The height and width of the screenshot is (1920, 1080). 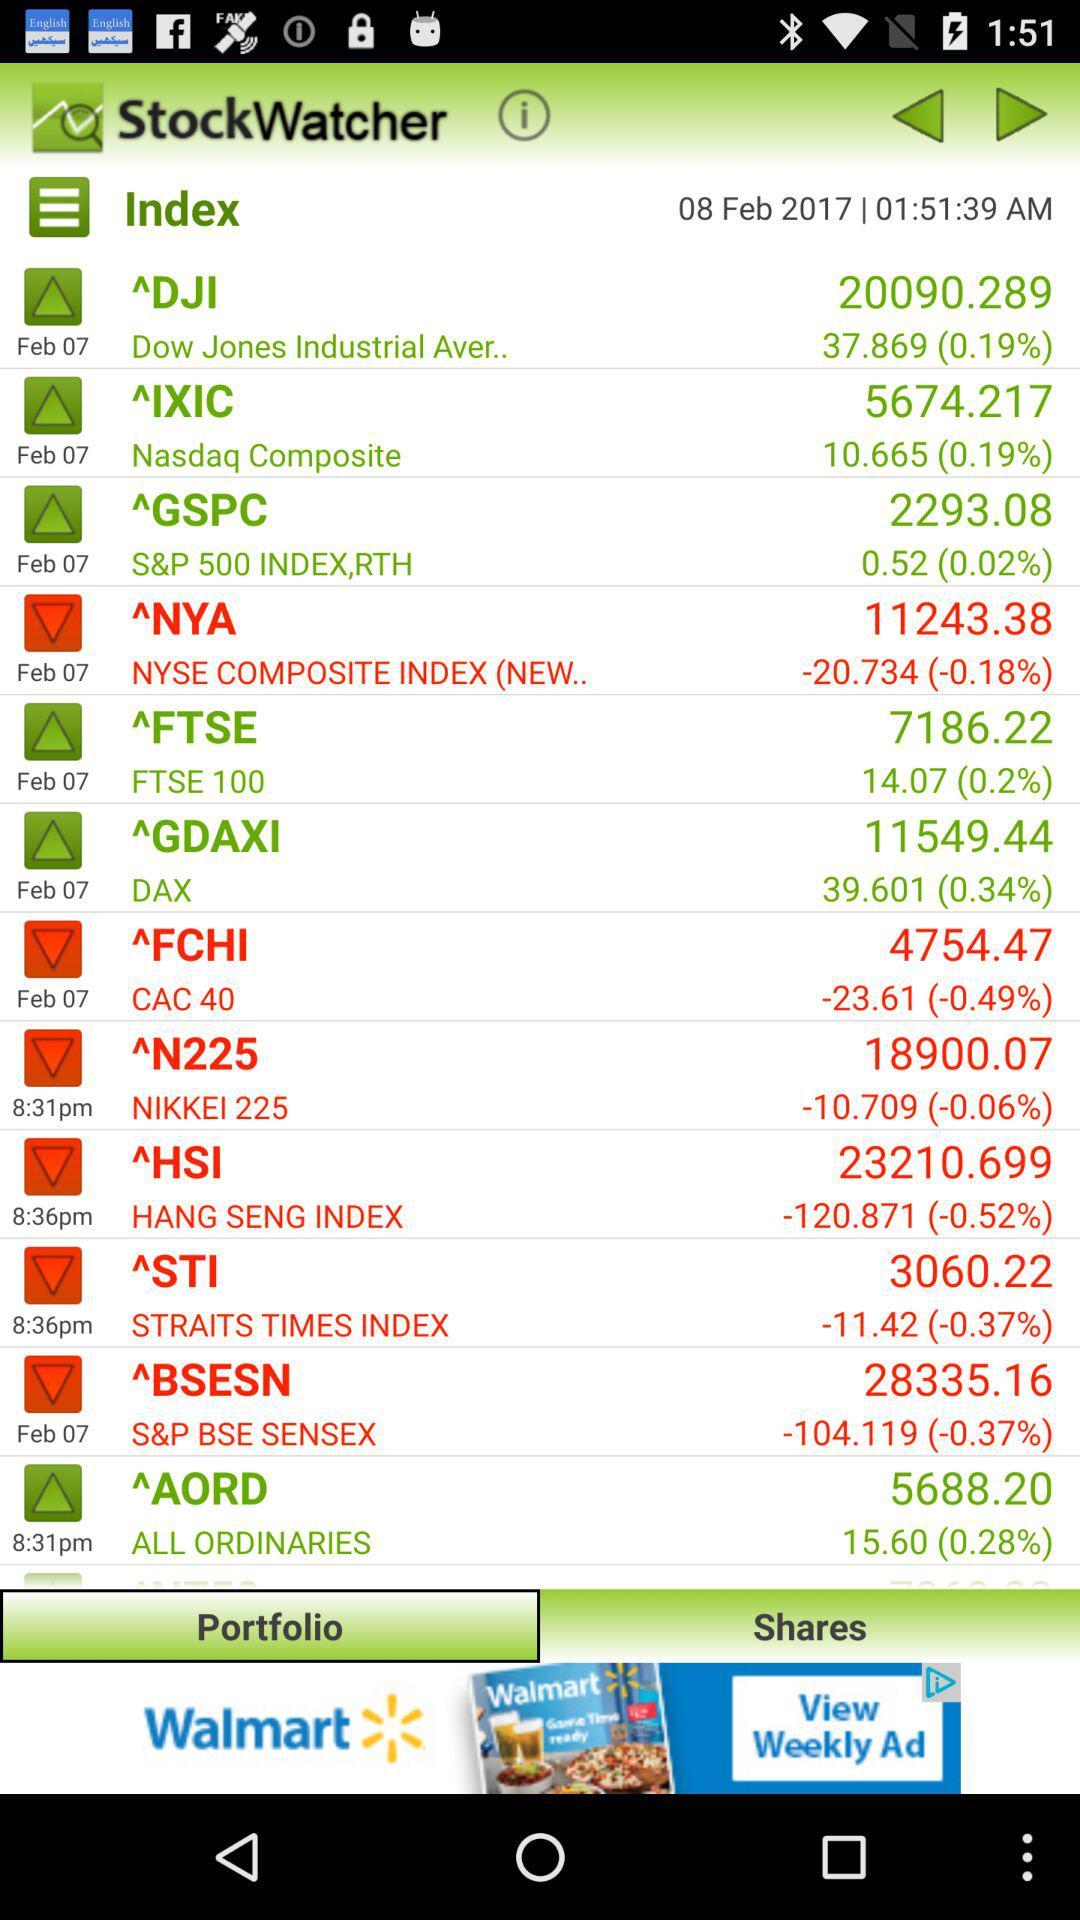 I want to click on previous page, so click(x=917, y=114).